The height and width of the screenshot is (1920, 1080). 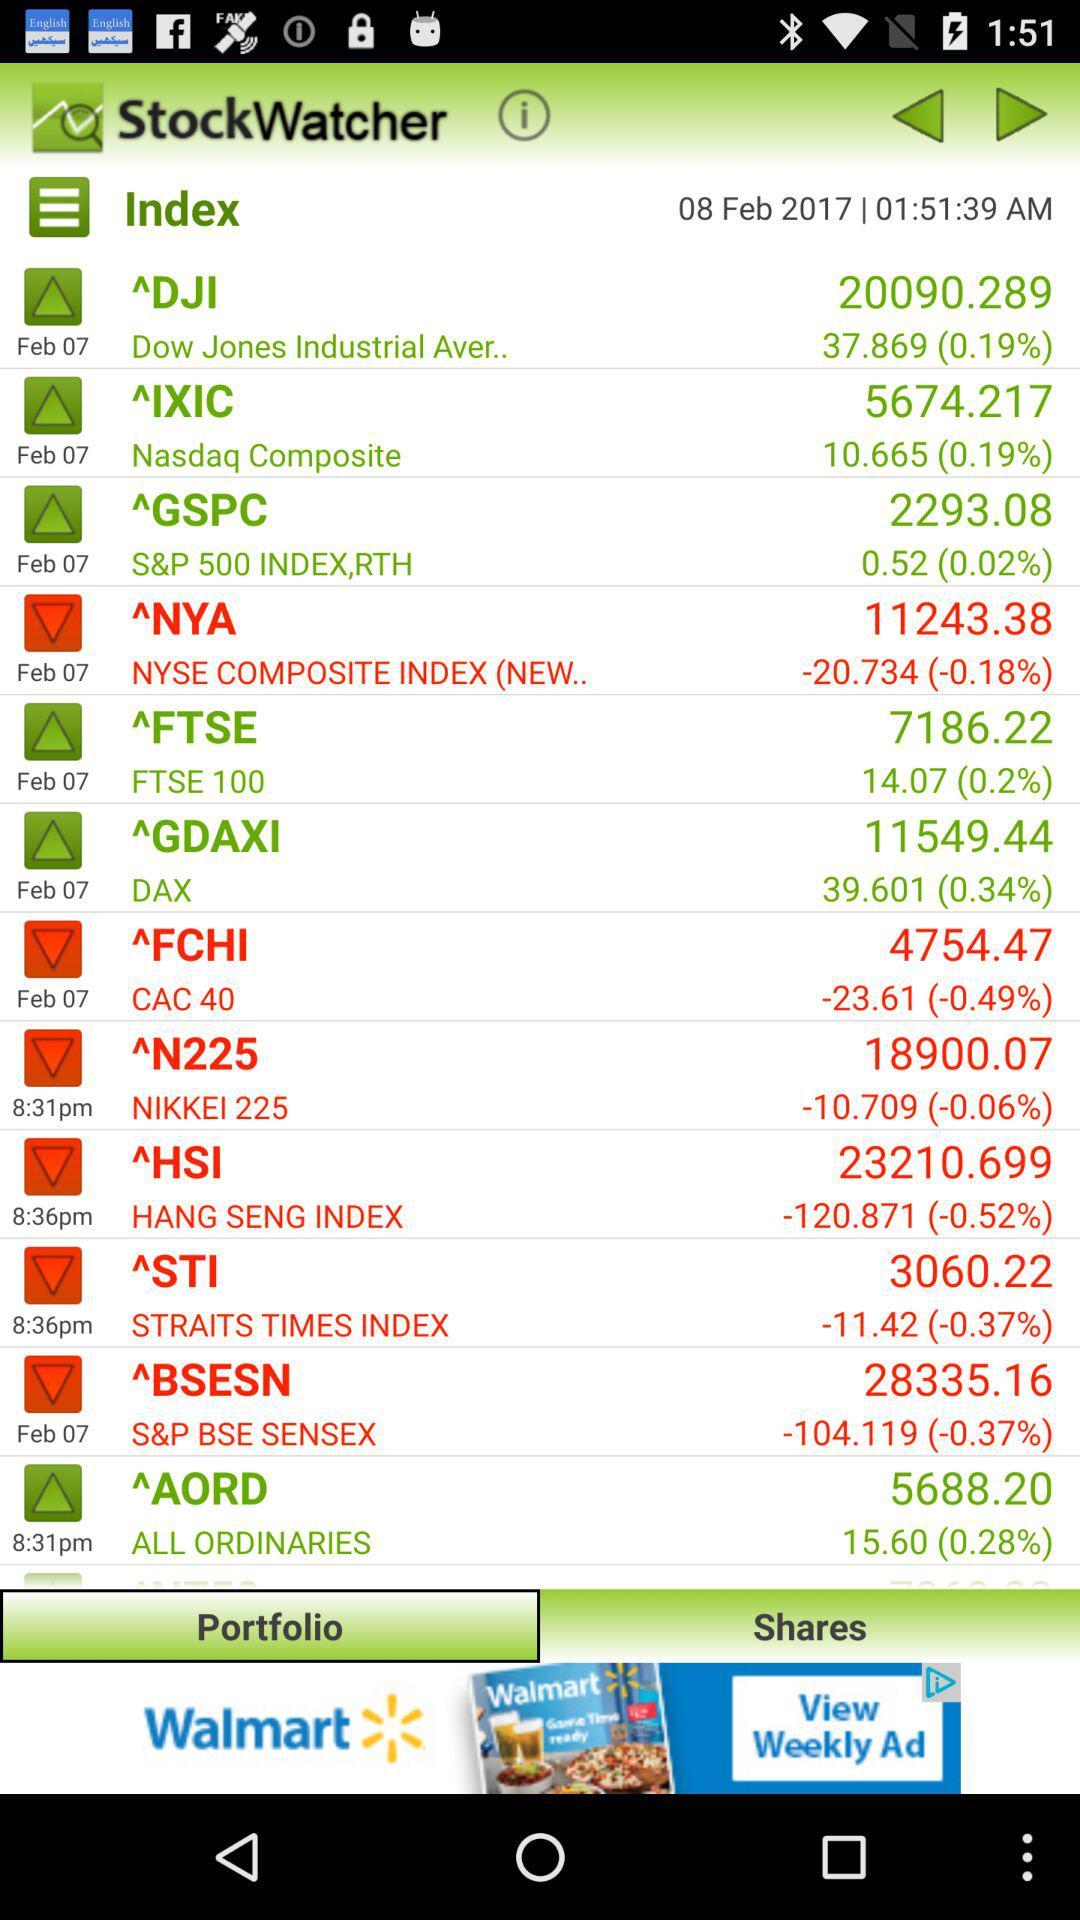 I want to click on previous page, so click(x=917, y=114).